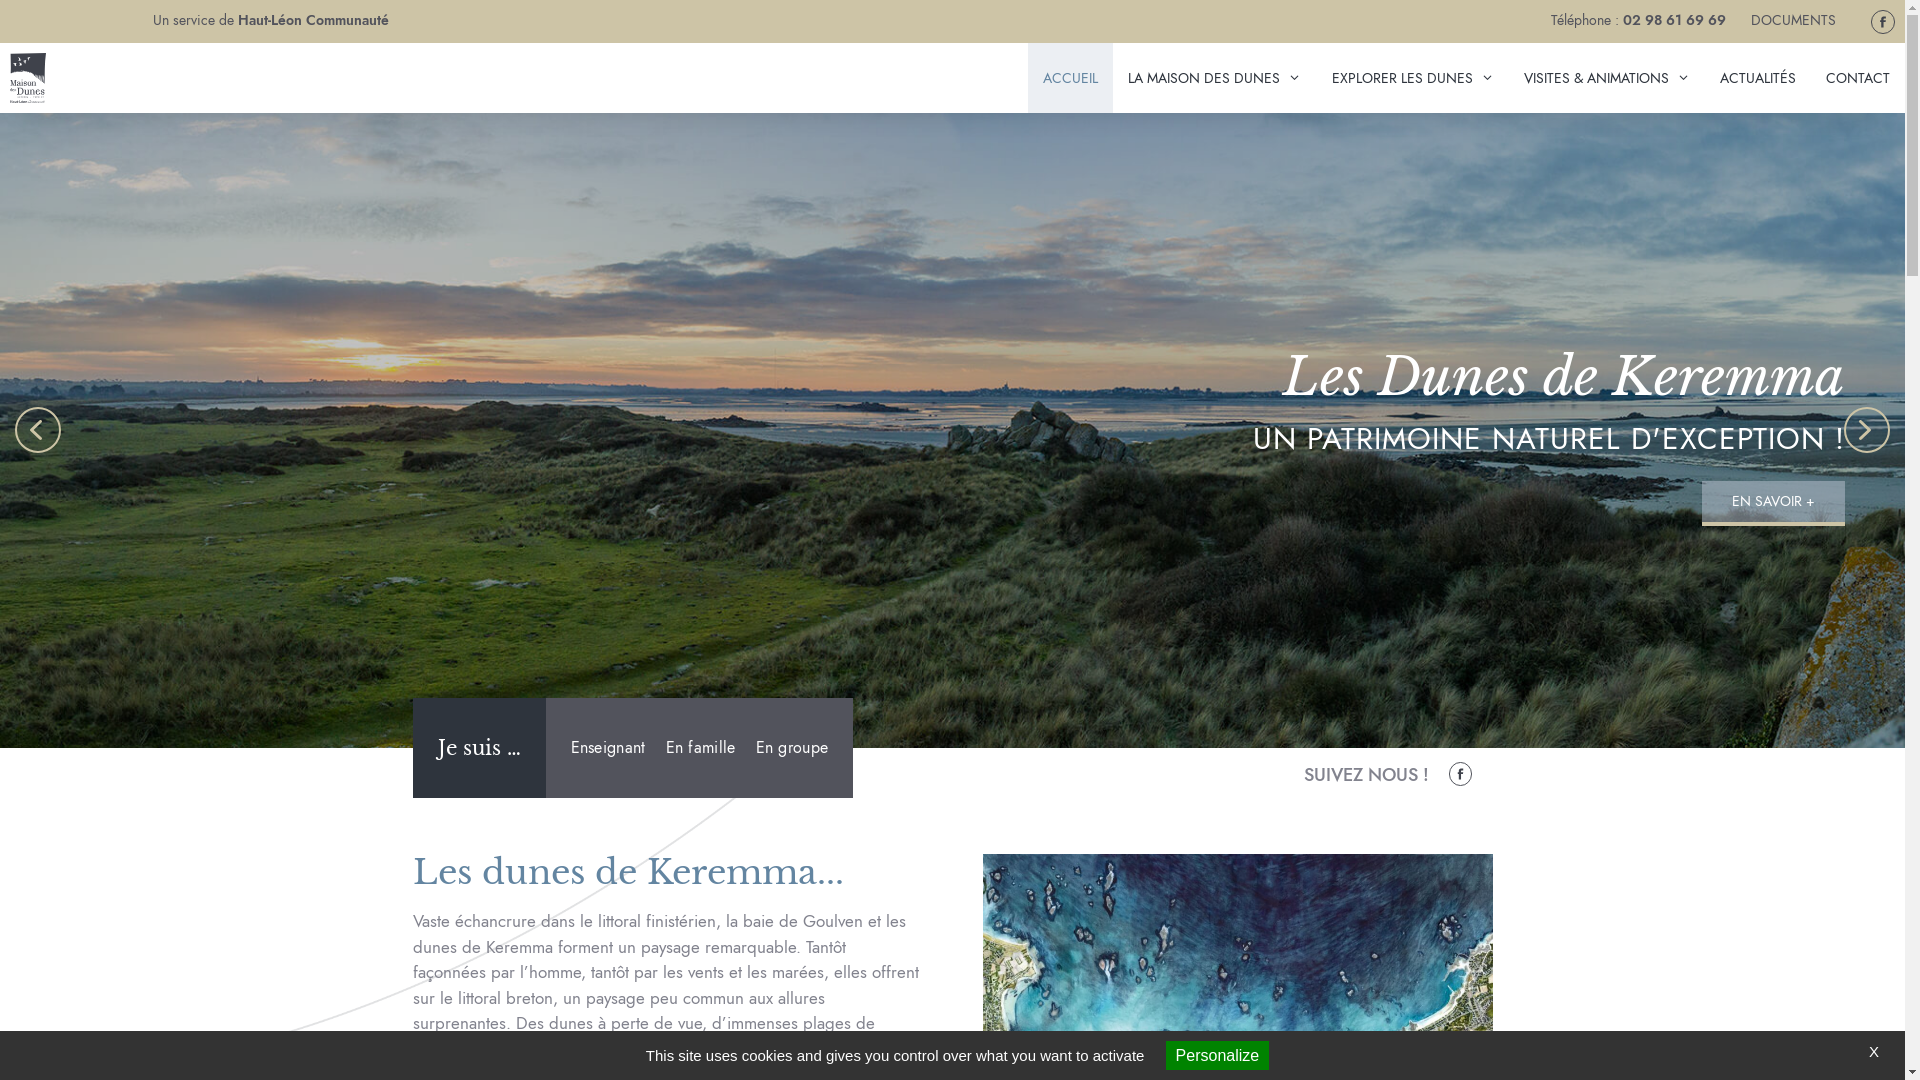 The height and width of the screenshot is (1080, 1920). I want to click on 'CONTACT', so click(1856, 76).